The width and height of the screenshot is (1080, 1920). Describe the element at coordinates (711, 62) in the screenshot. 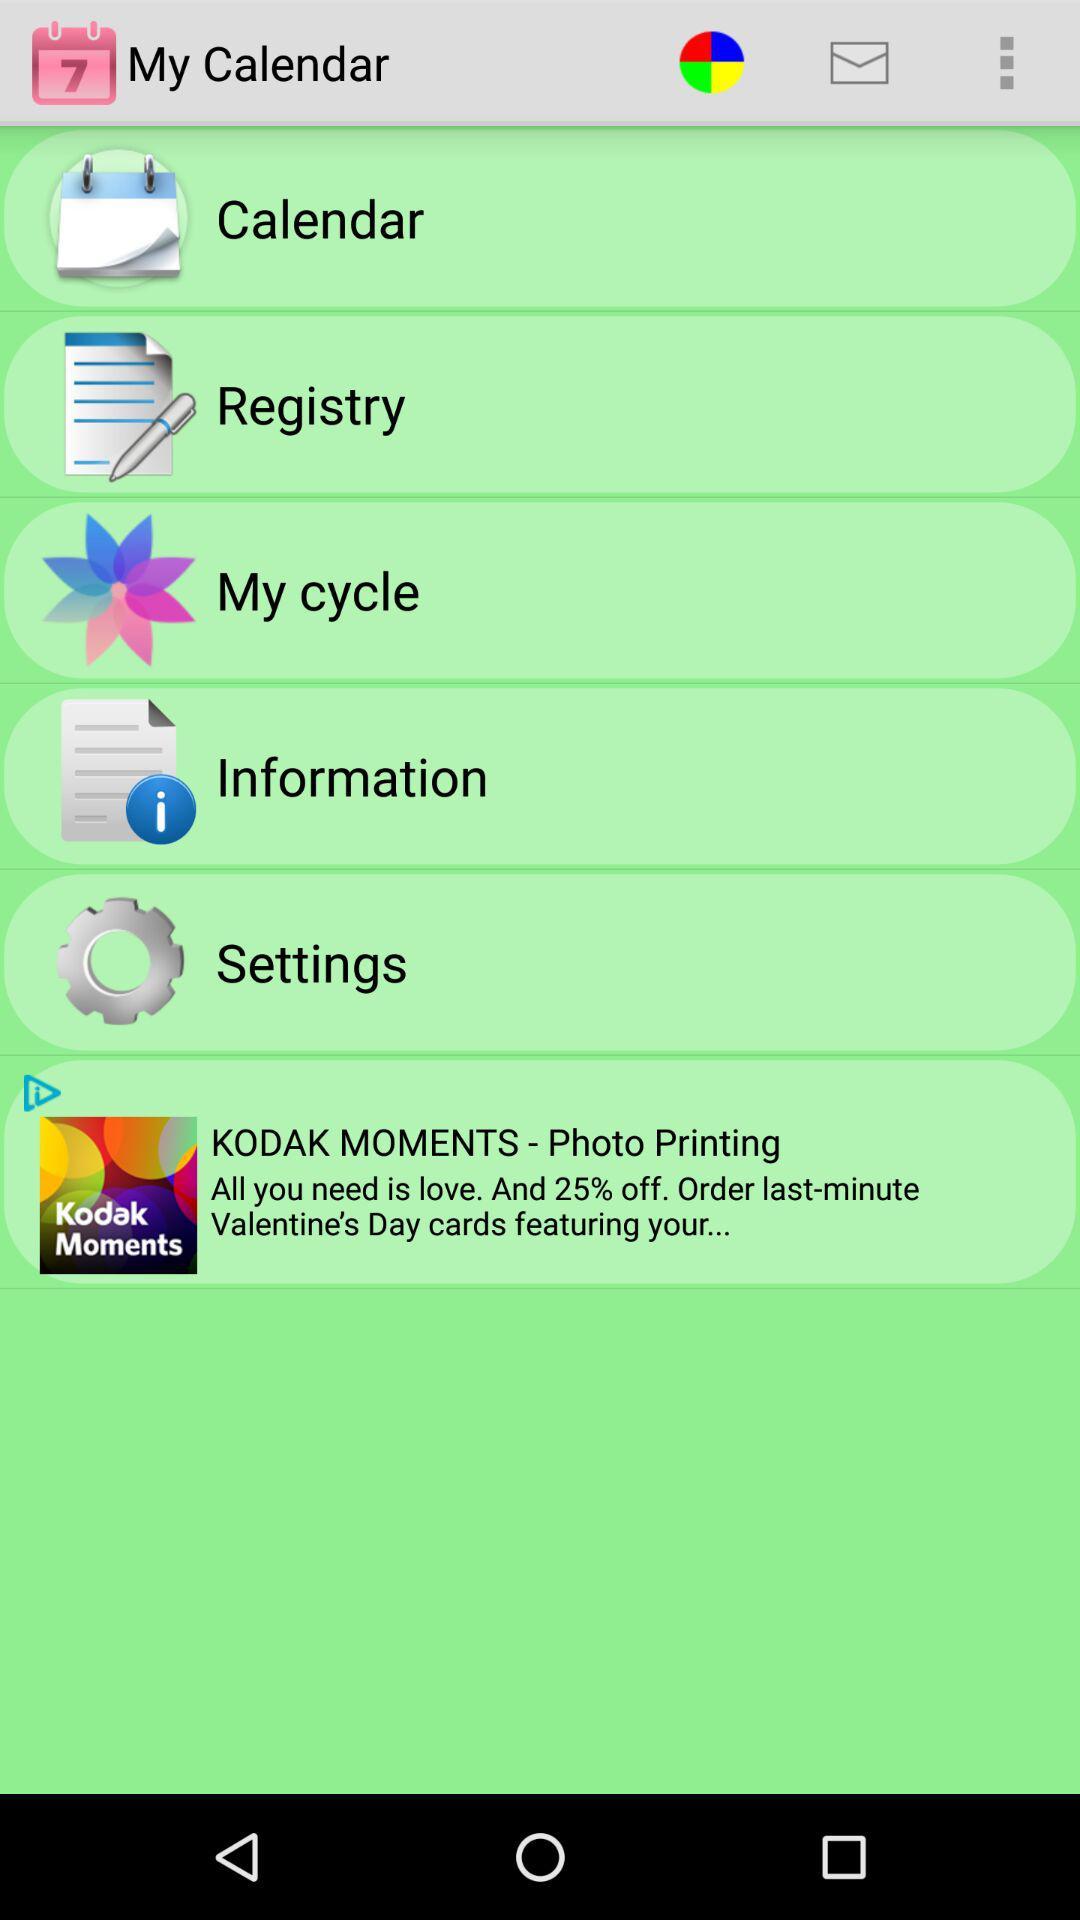

I see `item at the top` at that location.